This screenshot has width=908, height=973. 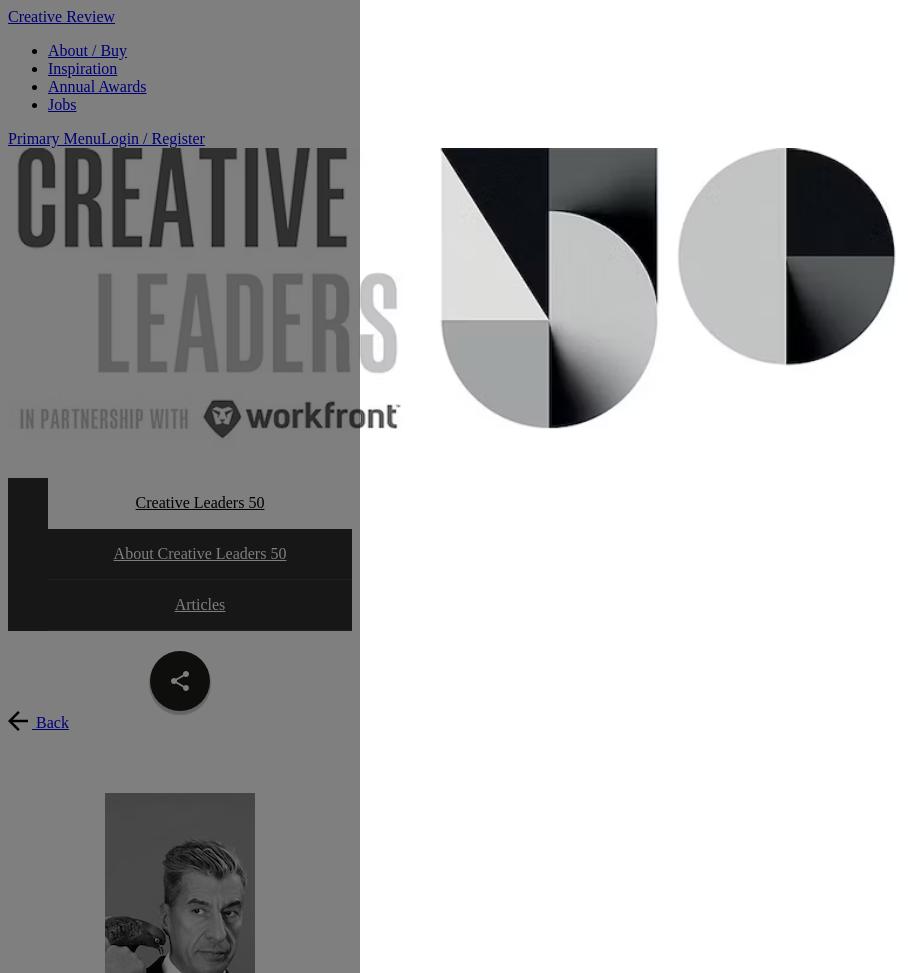 What do you see at coordinates (86, 50) in the screenshot?
I see `'About / Buy'` at bounding box center [86, 50].